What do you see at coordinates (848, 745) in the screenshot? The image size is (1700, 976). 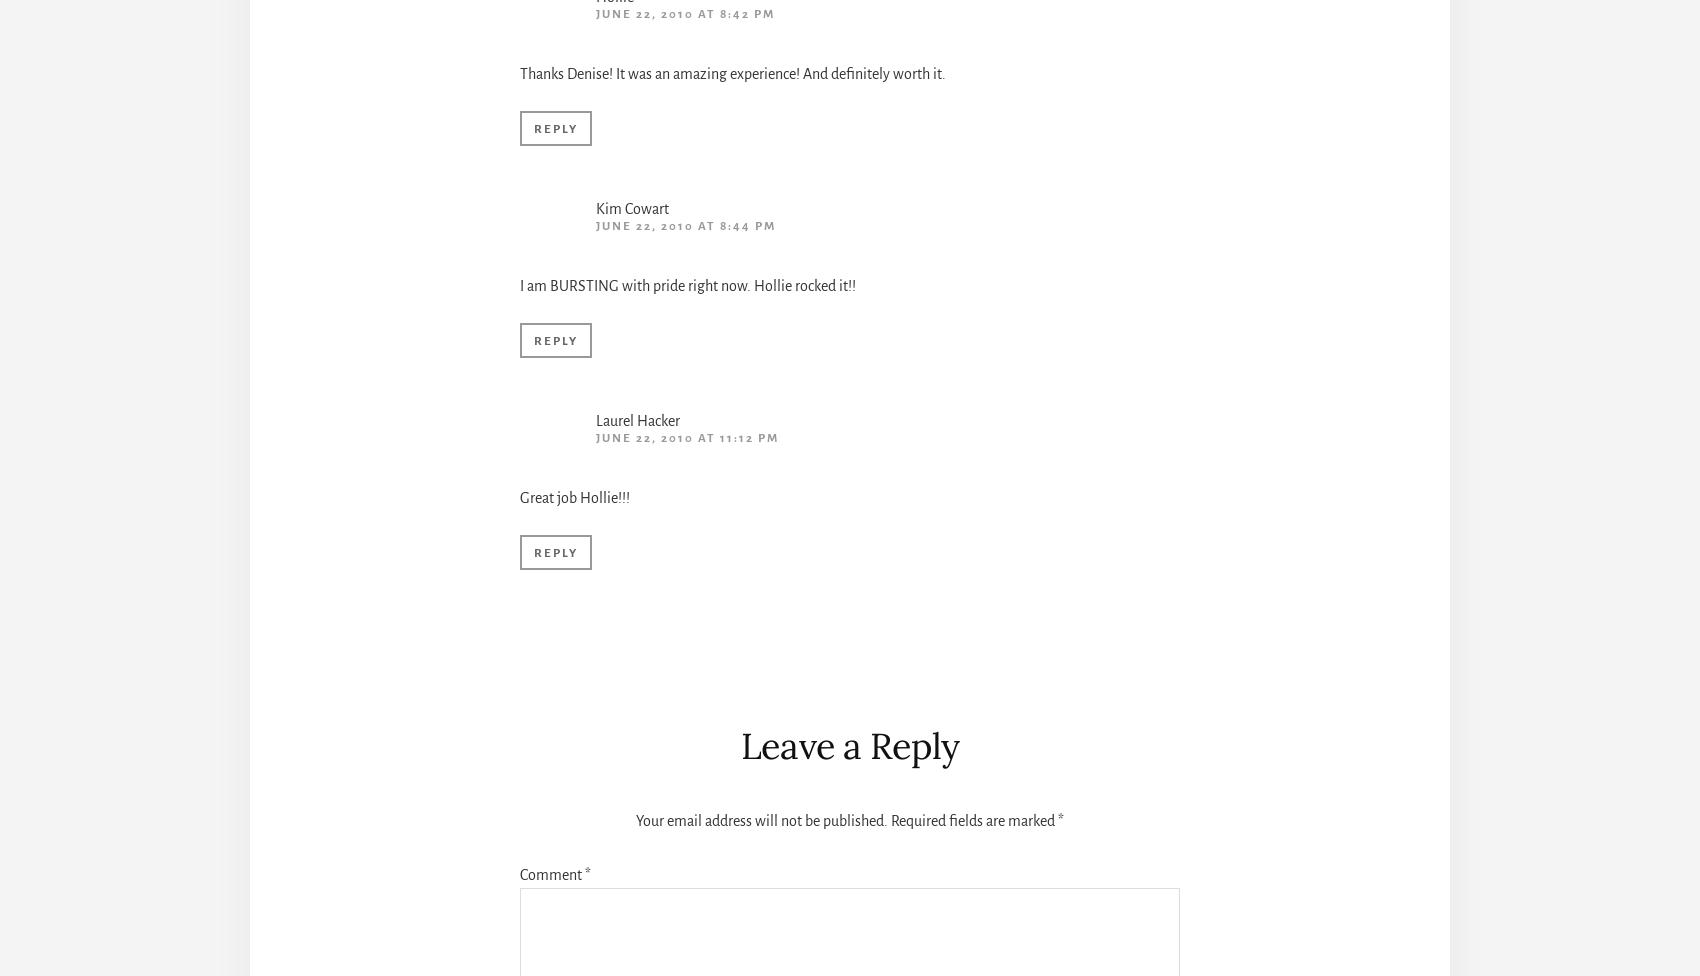 I see `'Leave a Reply'` at bounding box center [848, 745].